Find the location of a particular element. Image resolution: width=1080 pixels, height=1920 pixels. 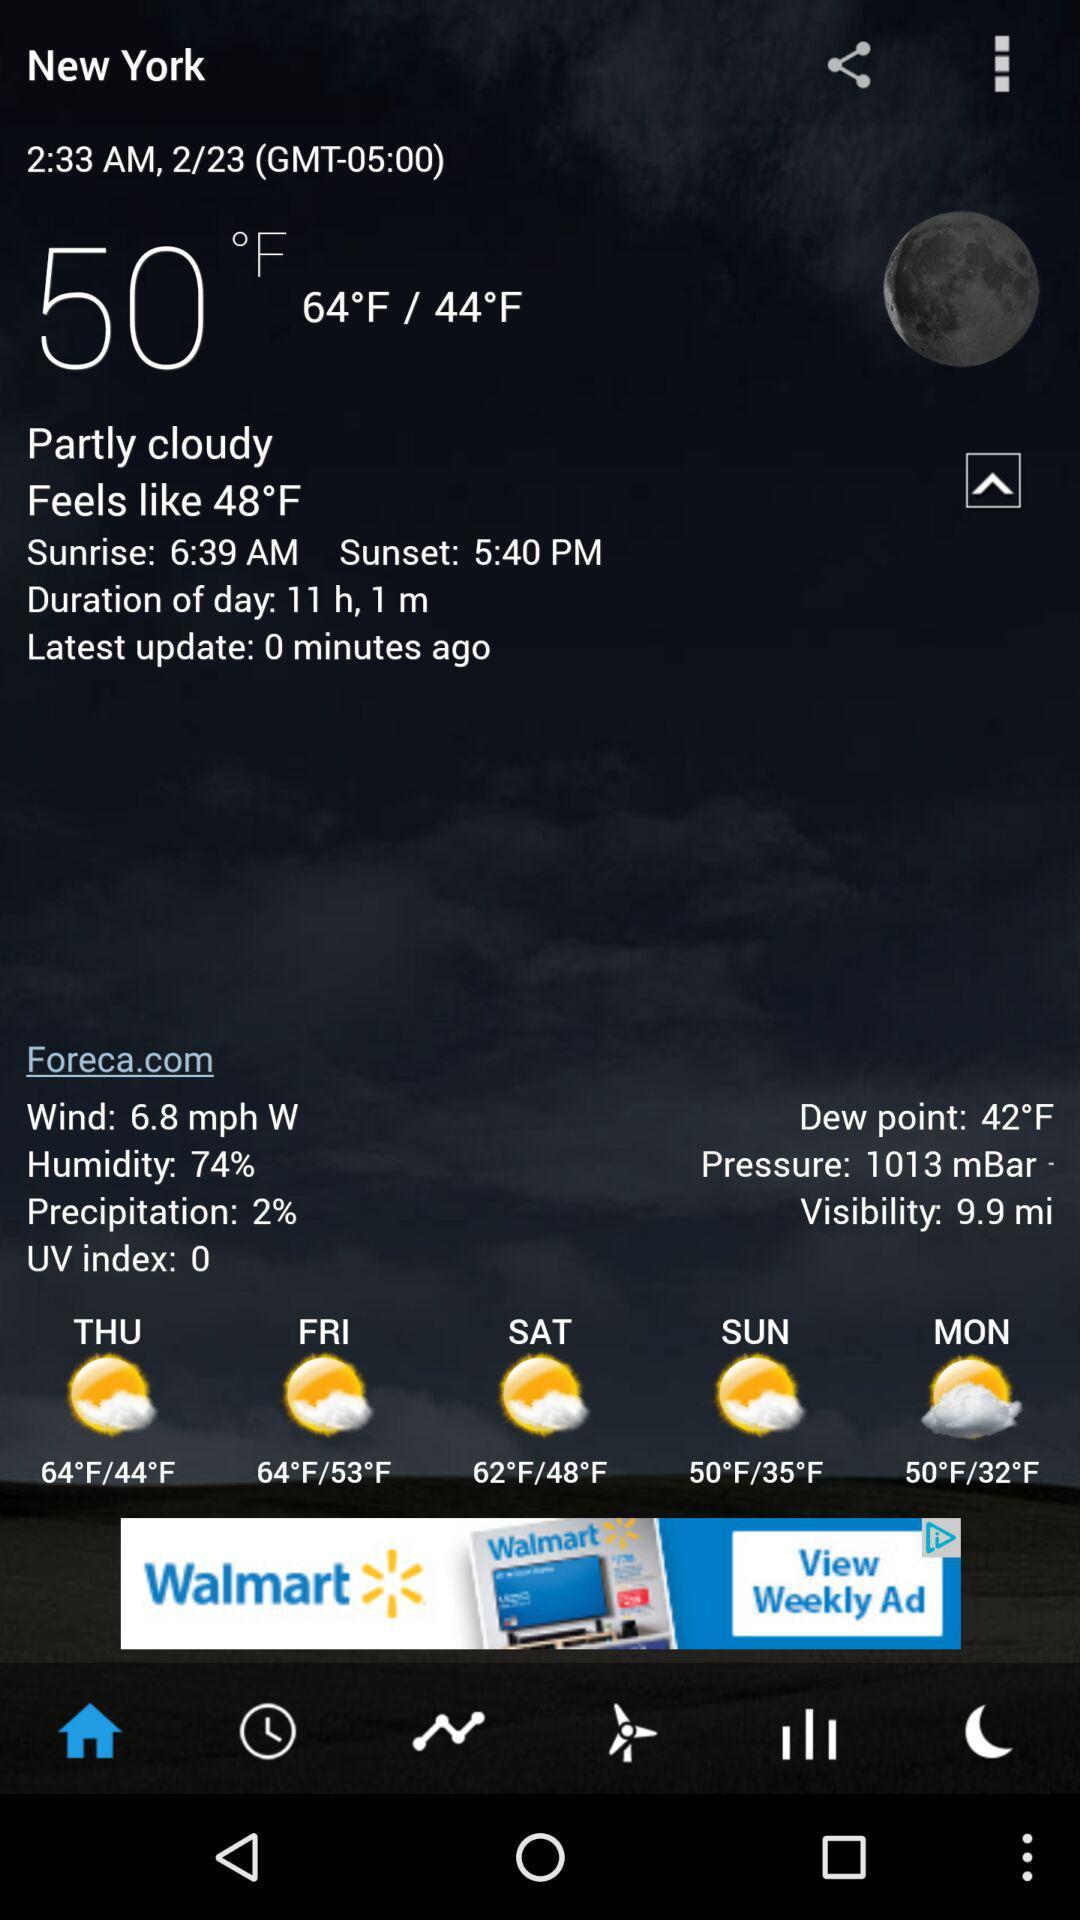

advertising bar is located at coordinates (540, 1582).